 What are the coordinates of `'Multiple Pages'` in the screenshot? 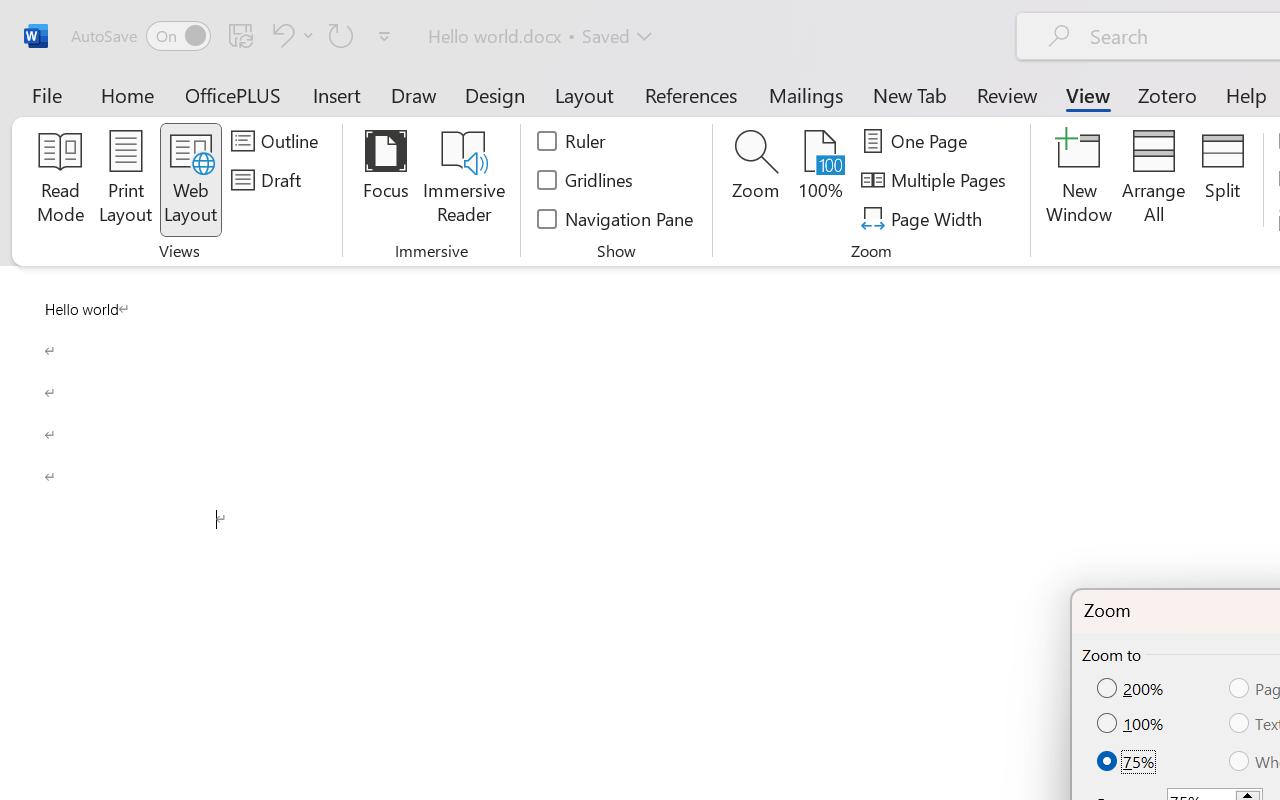 It's located at (935, 179).